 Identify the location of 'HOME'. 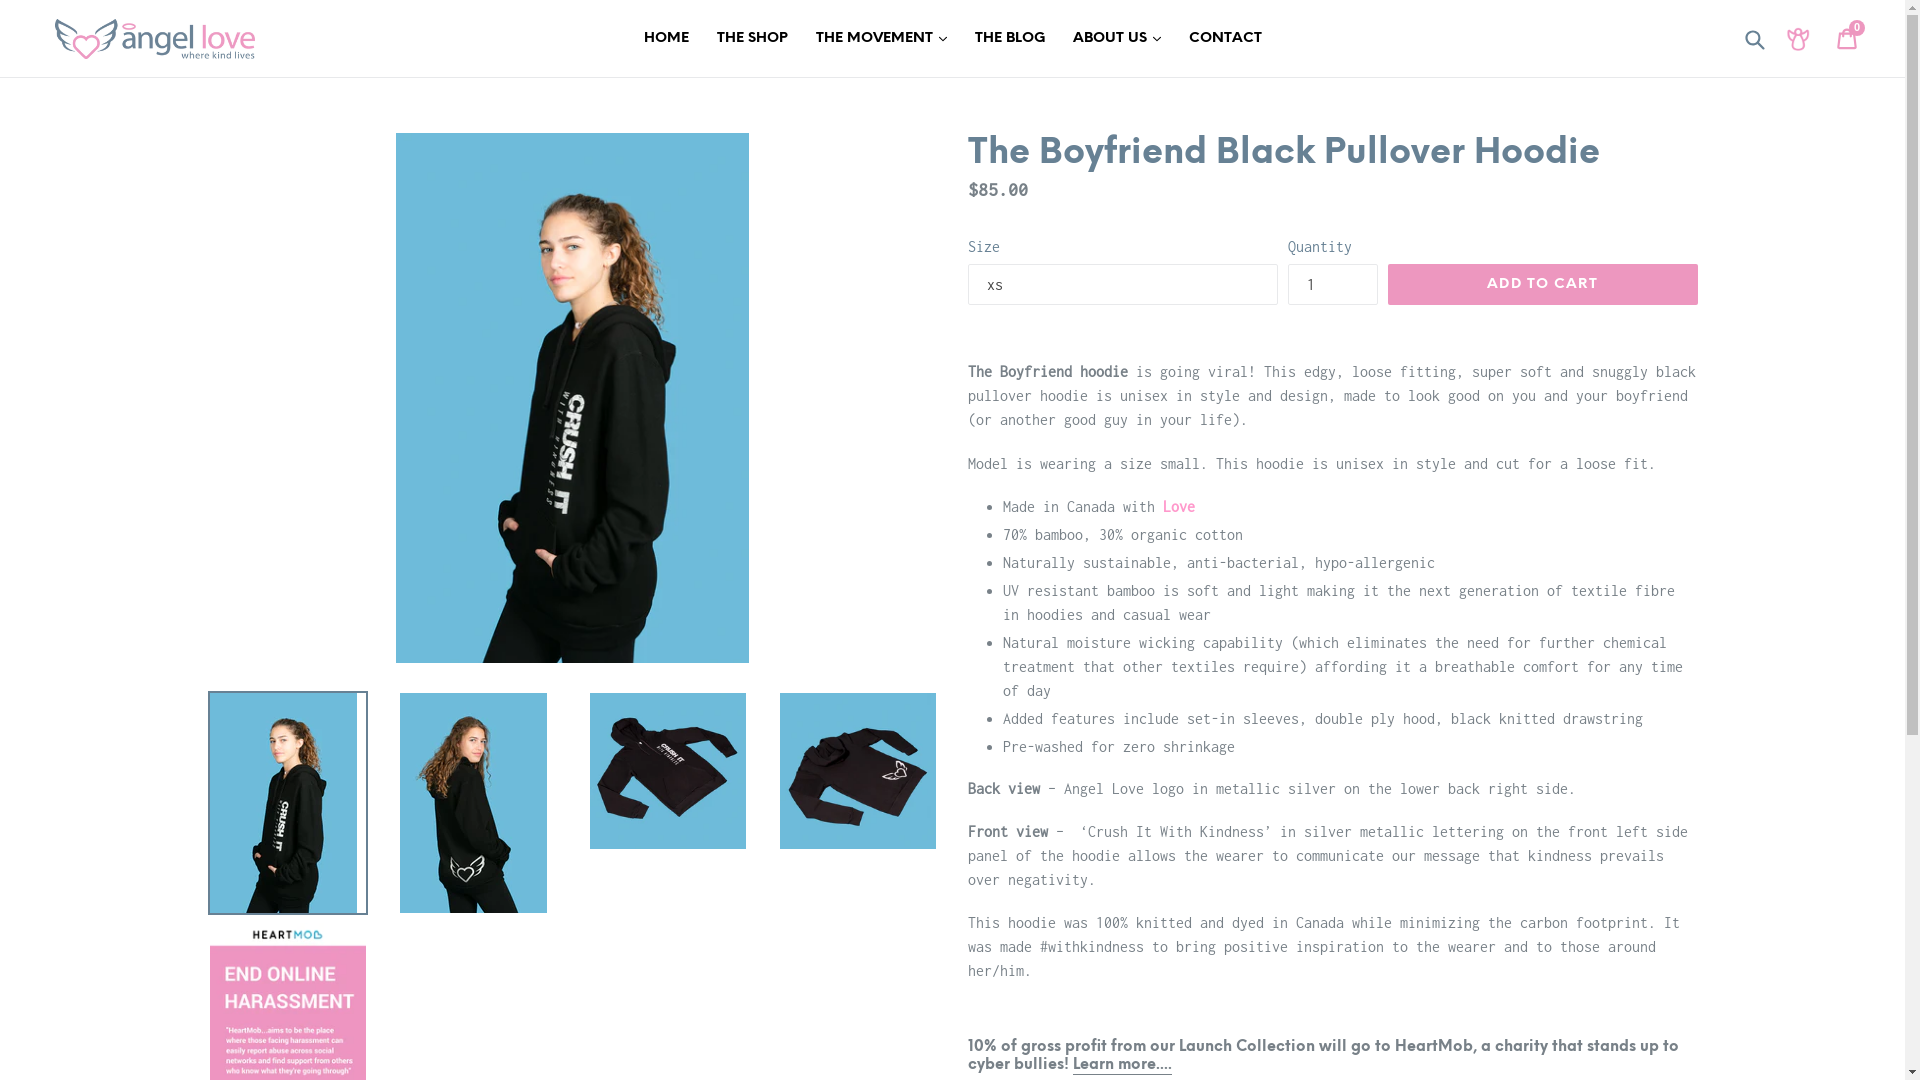
(666, 38).